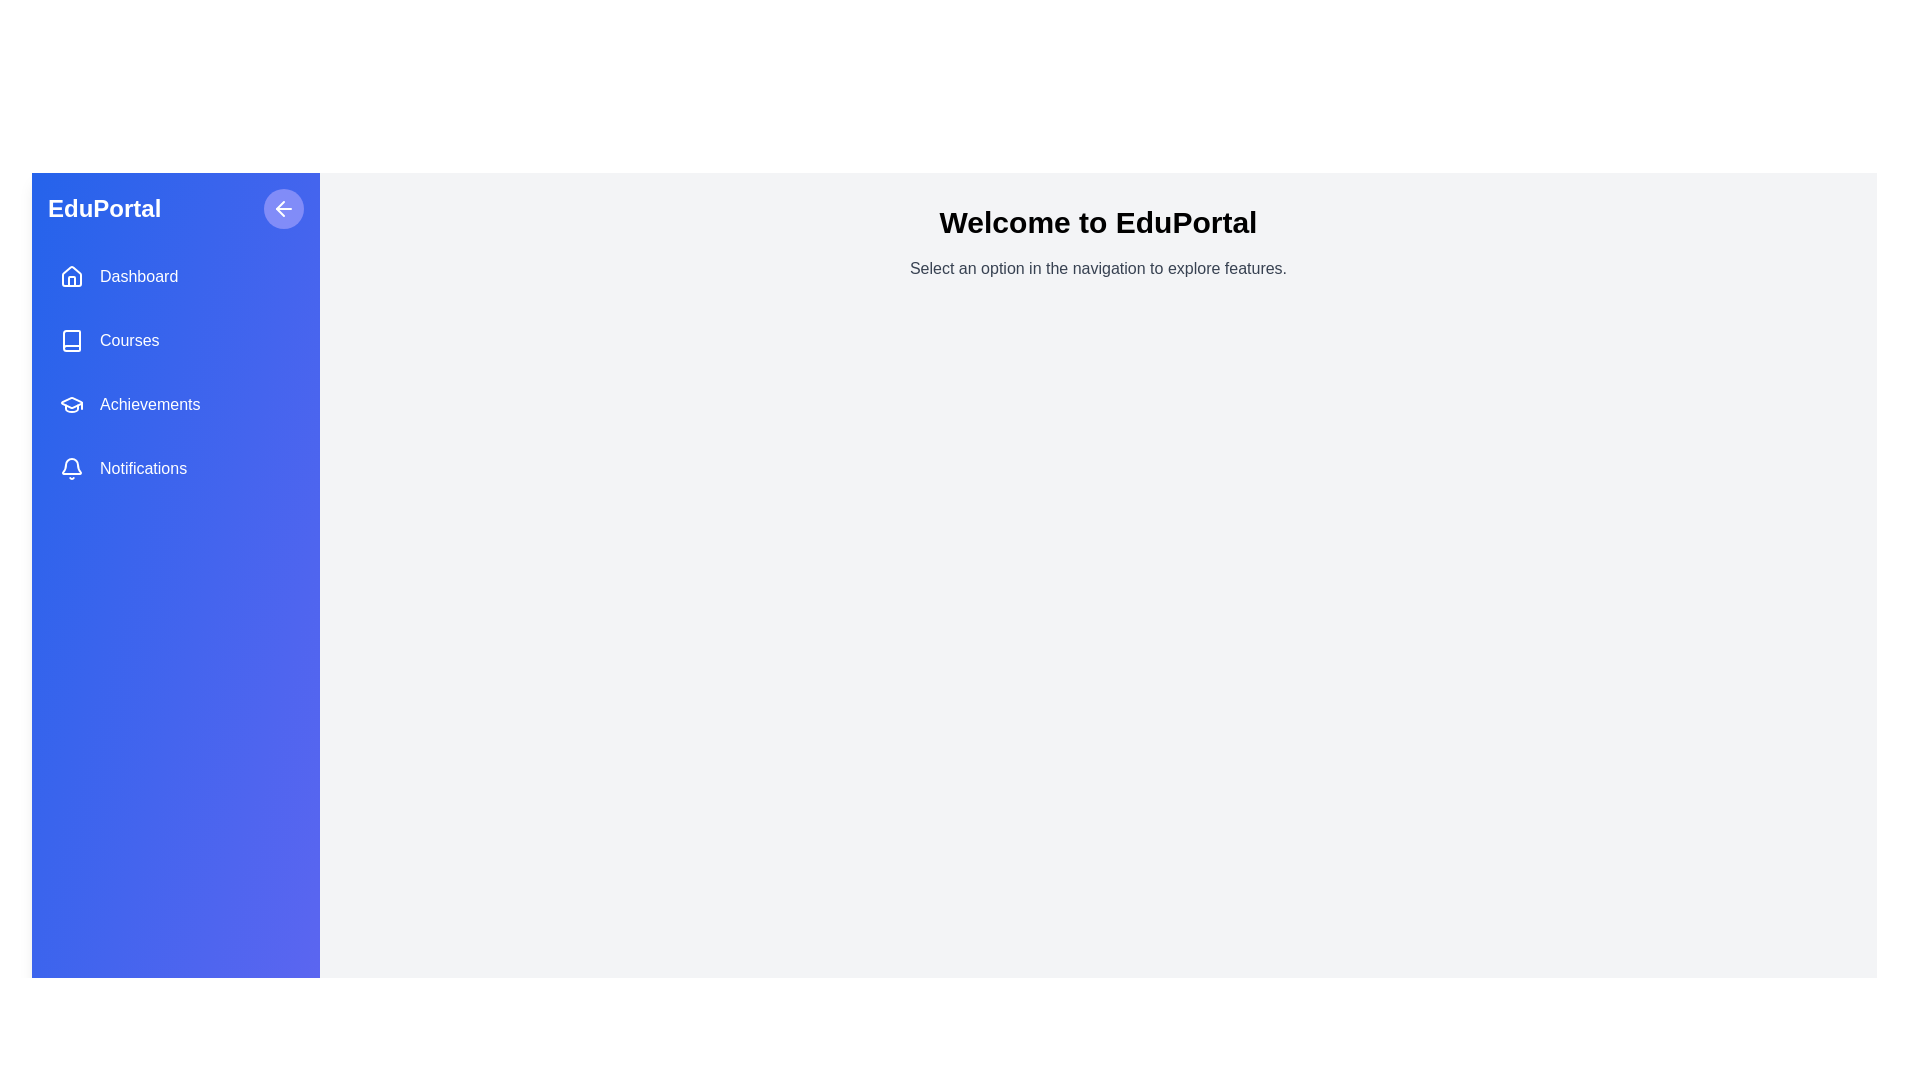  Describe the element at coordinates (176, 208) in the screenshot. I see `the 'EduPortal' branding text in the sidebar` at that location.